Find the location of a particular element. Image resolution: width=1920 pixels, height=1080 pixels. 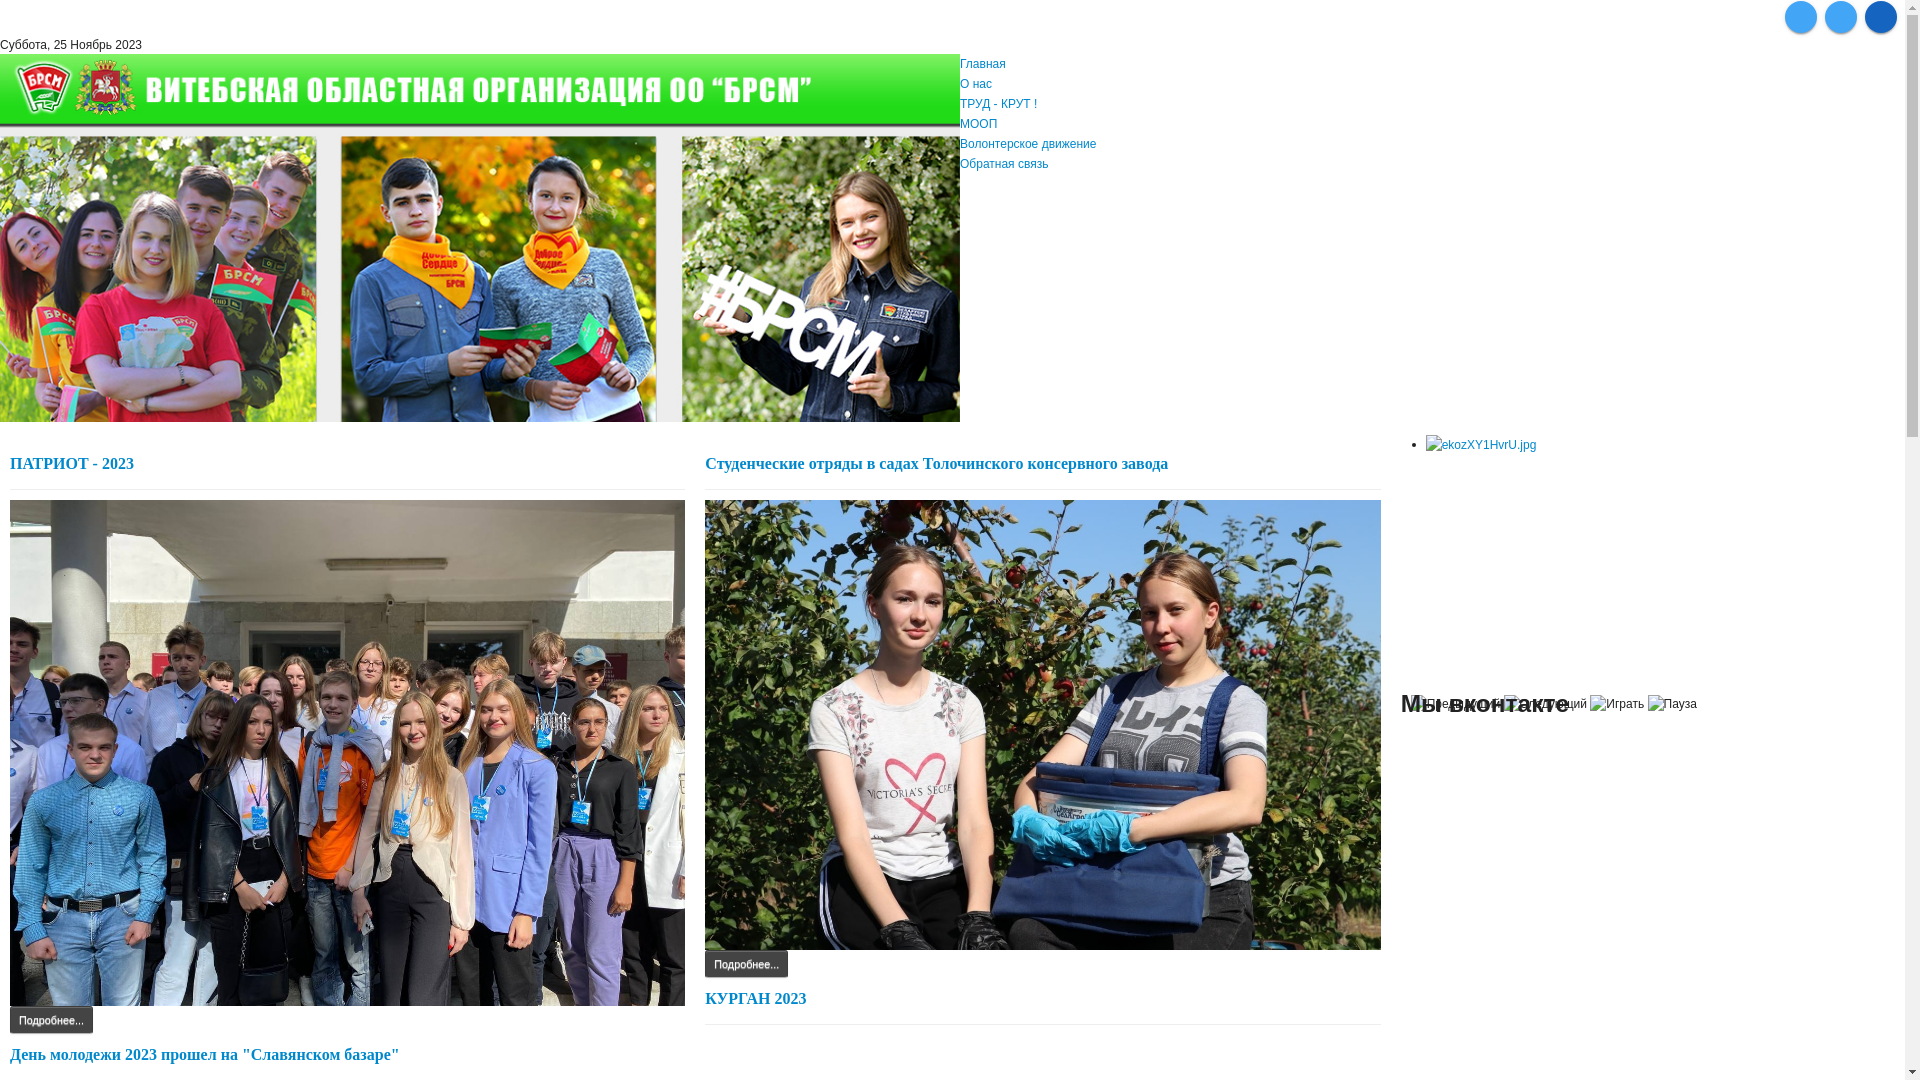

'Twitter' is located at coordinates (1840, 16).